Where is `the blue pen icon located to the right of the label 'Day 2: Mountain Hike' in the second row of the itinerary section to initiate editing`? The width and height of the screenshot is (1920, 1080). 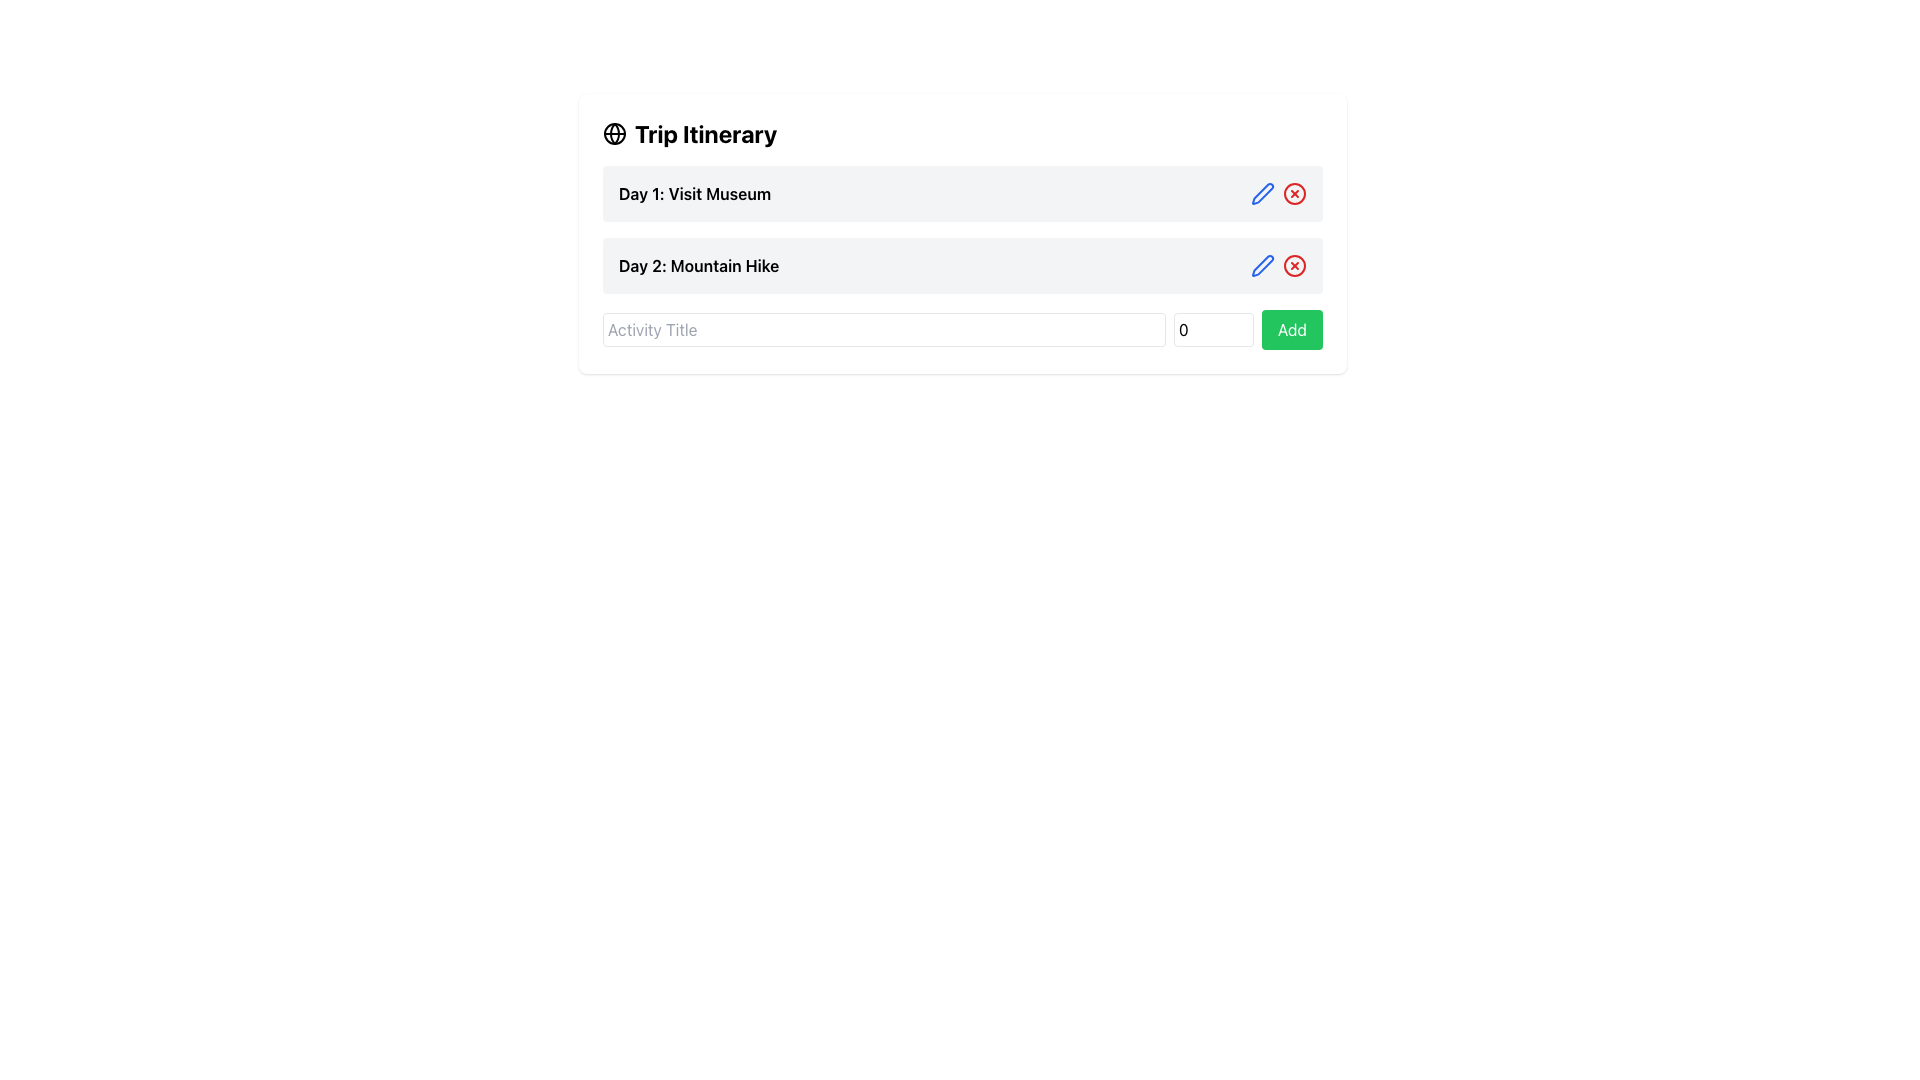 the blue pen icon located to the right of the label 'Day 2: Mountain Hike' in the second row of the itinerary section to initiate editing is located at coordinates (1261, 192).